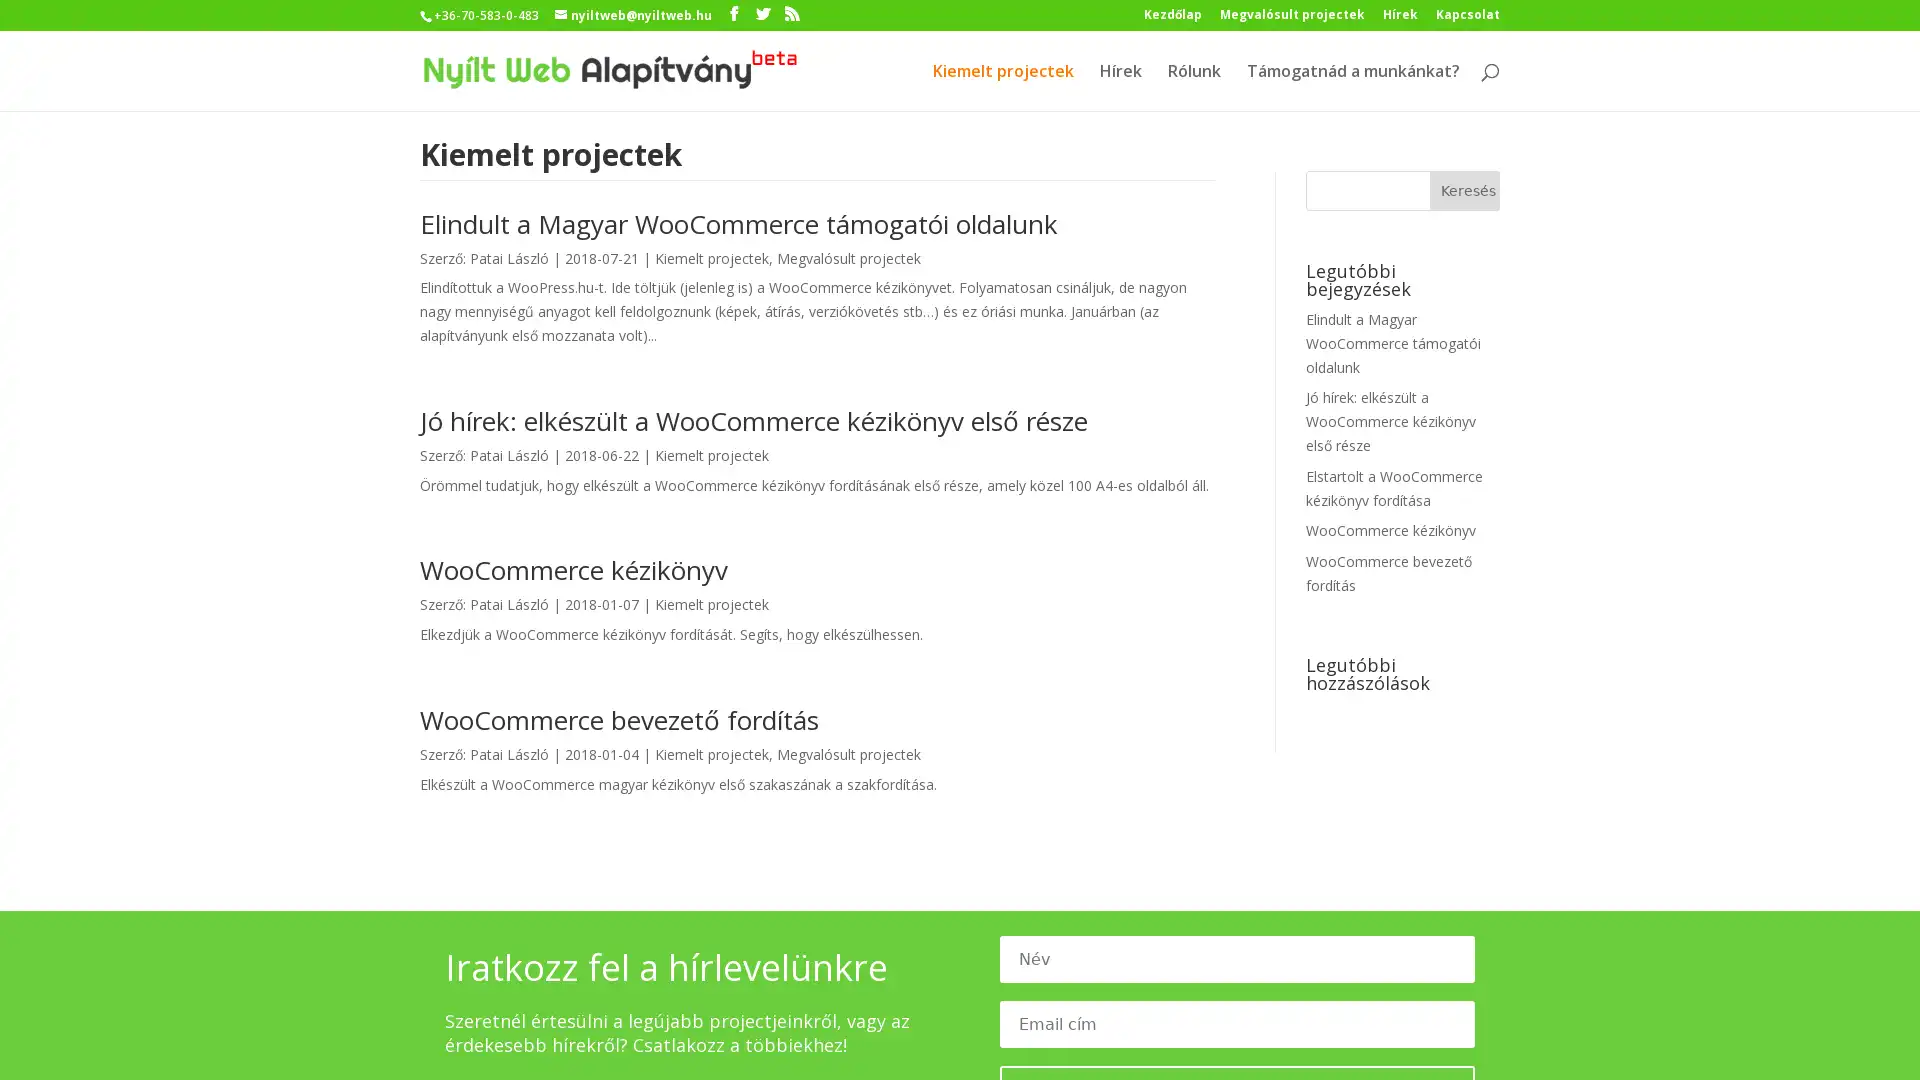  I want to click on Kereses, so click(1464, 189).